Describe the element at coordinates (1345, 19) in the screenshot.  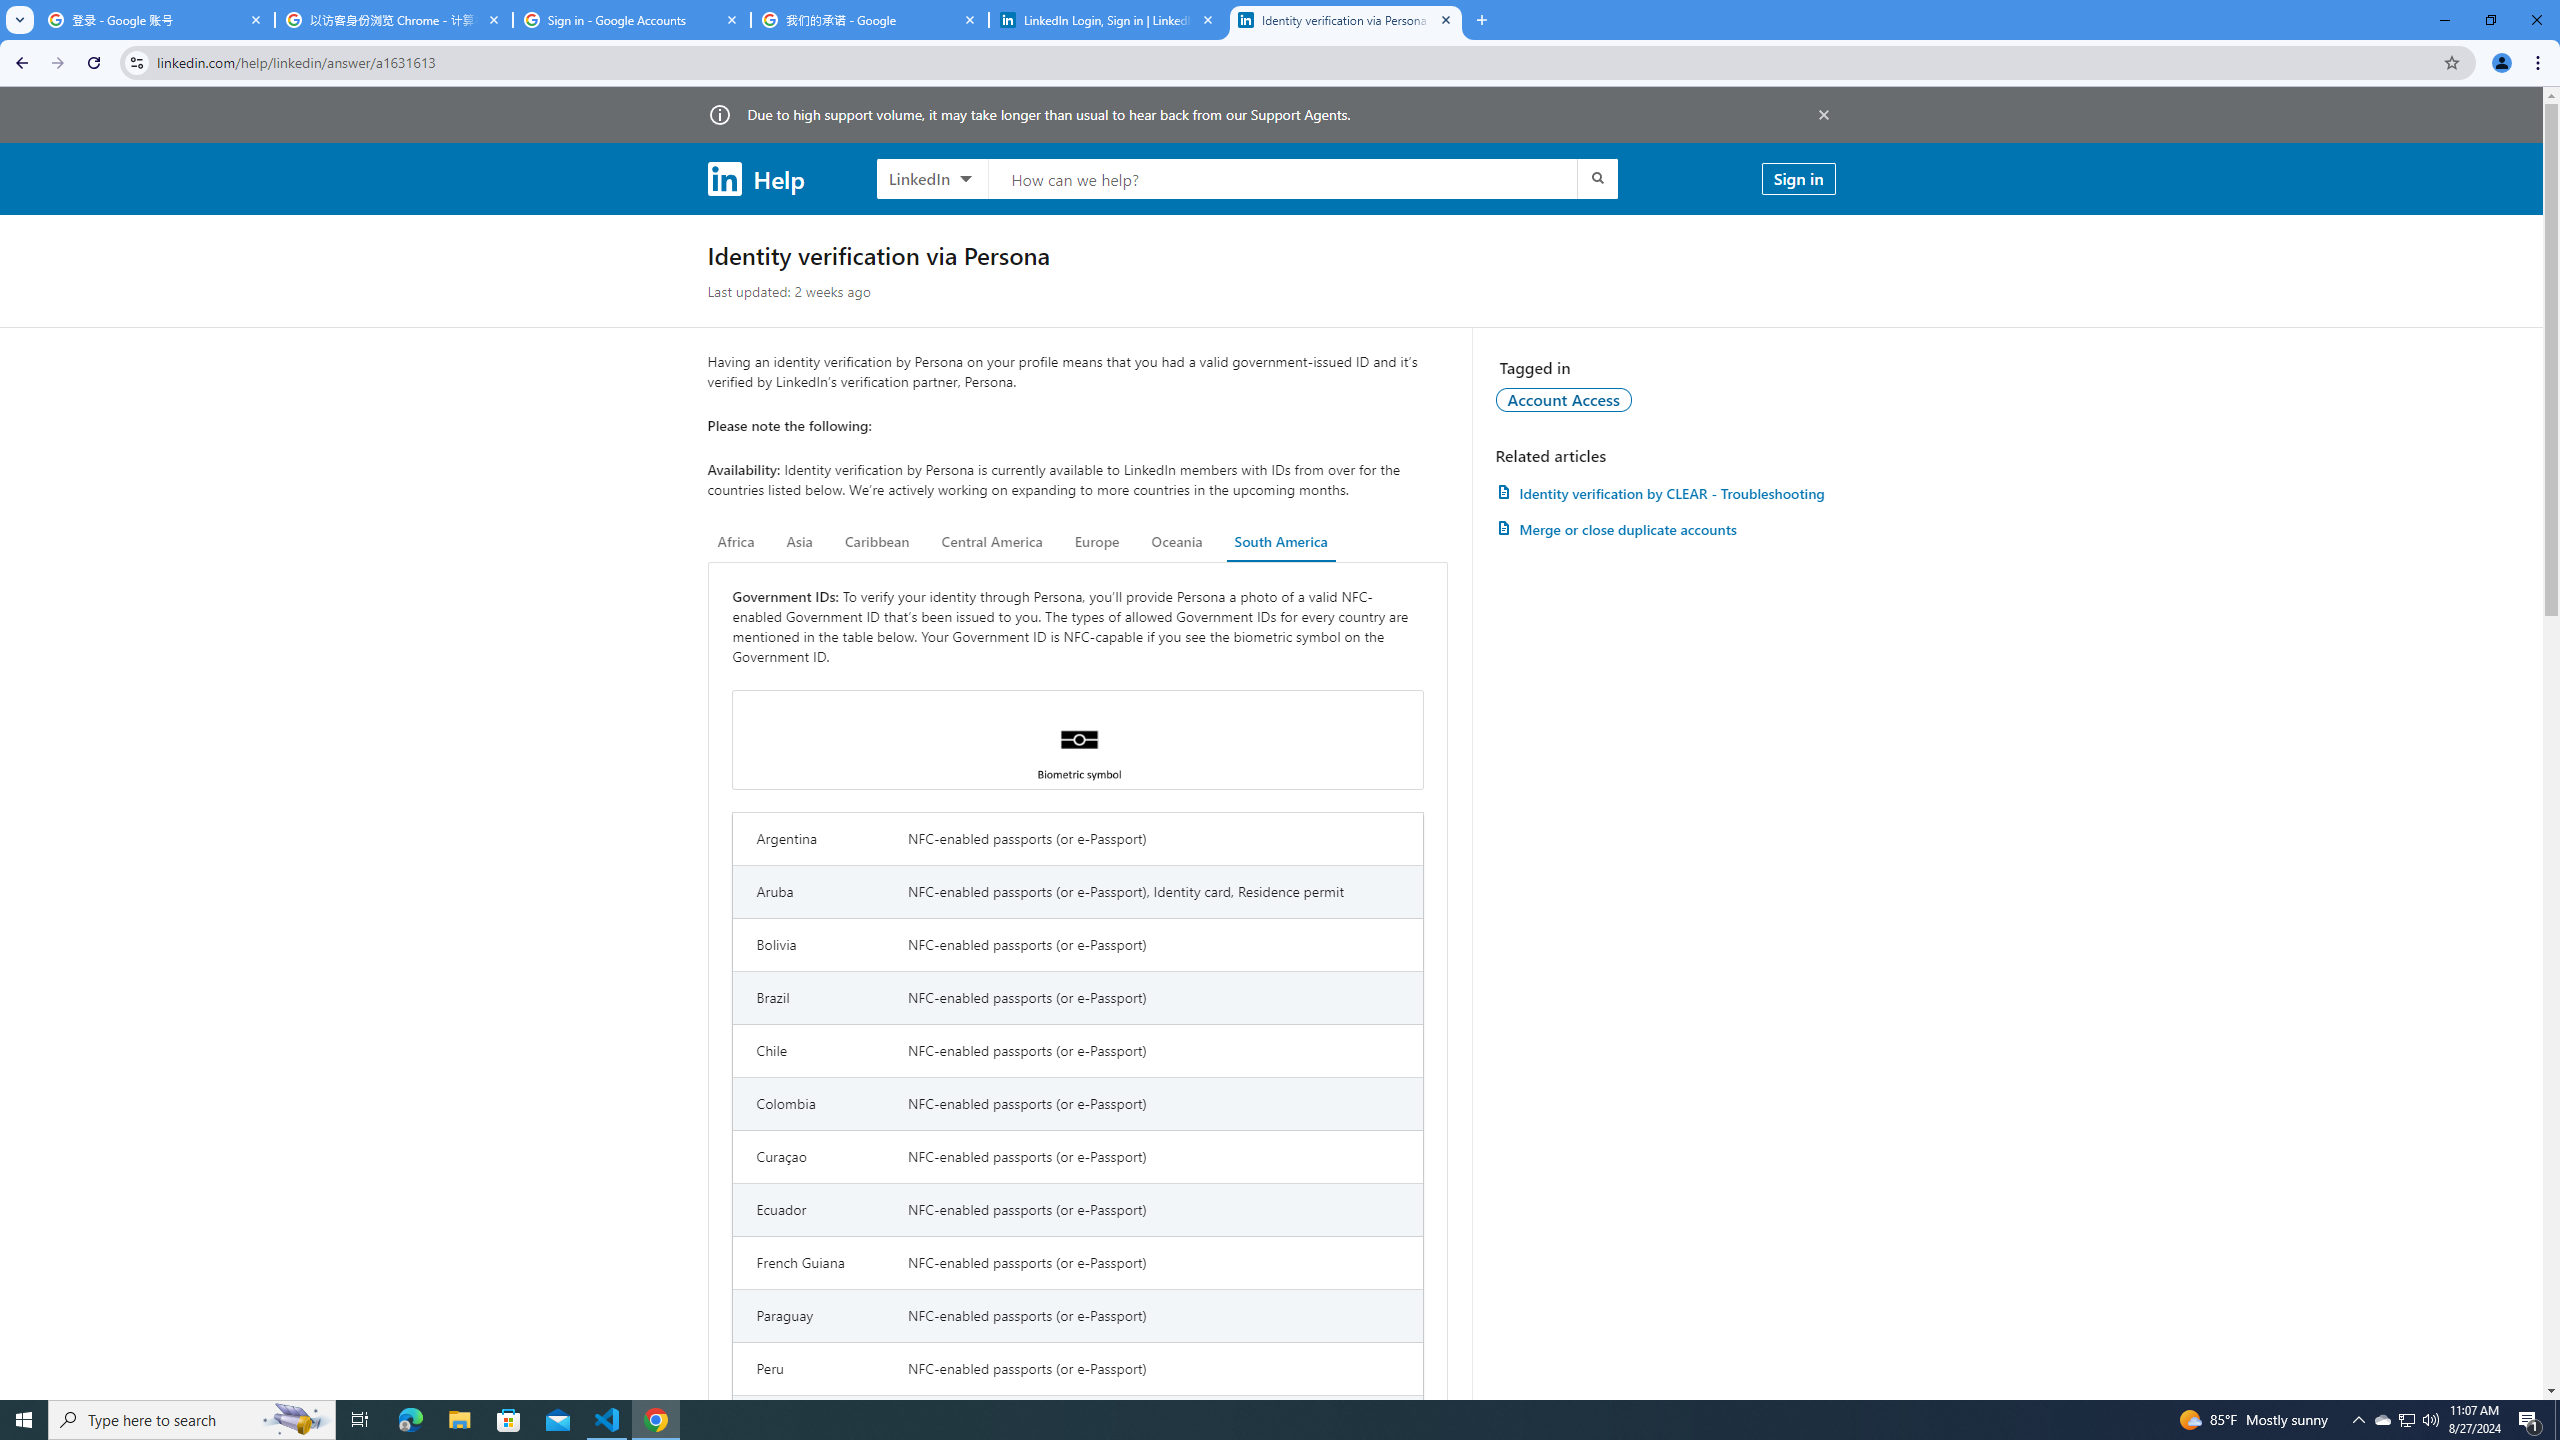
I see `'Identity verification via Persona | LinkedIn Help'` at that location.